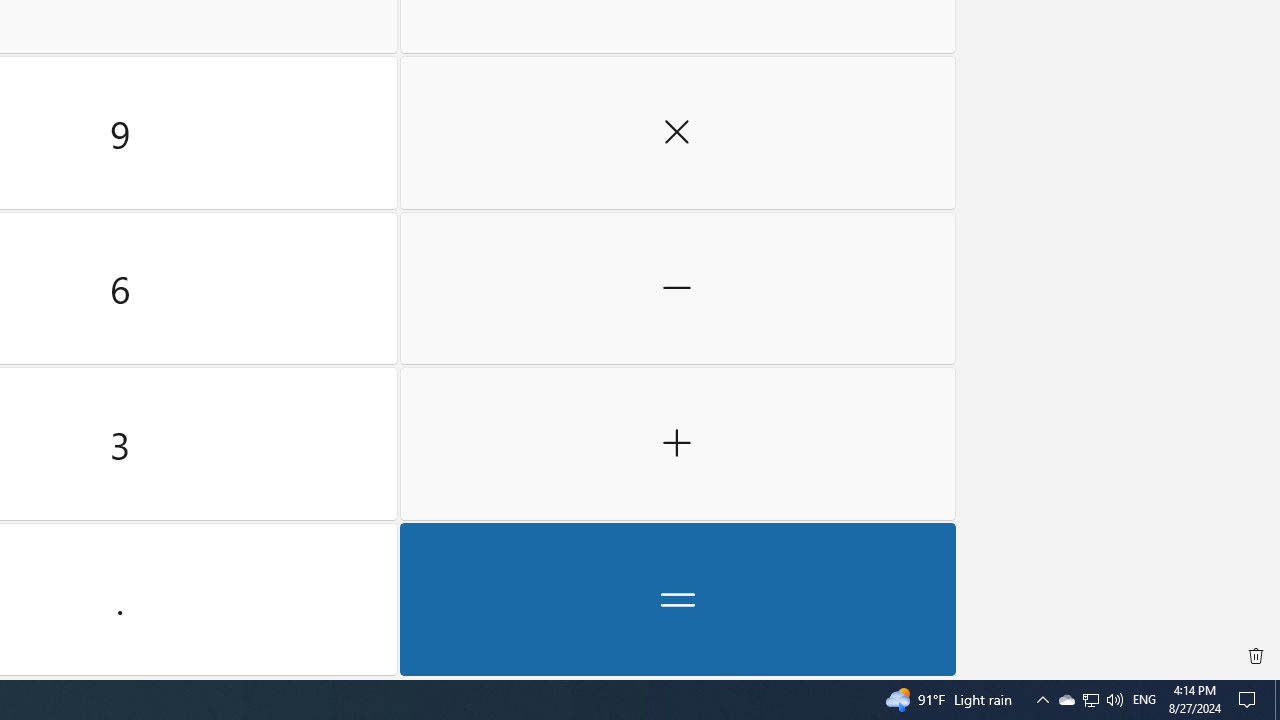 The image size is (1280, 720). What do you see at coordinates (677, 598) in the screenshot?
I see `'Equals'` at bounding box center [677, 598].